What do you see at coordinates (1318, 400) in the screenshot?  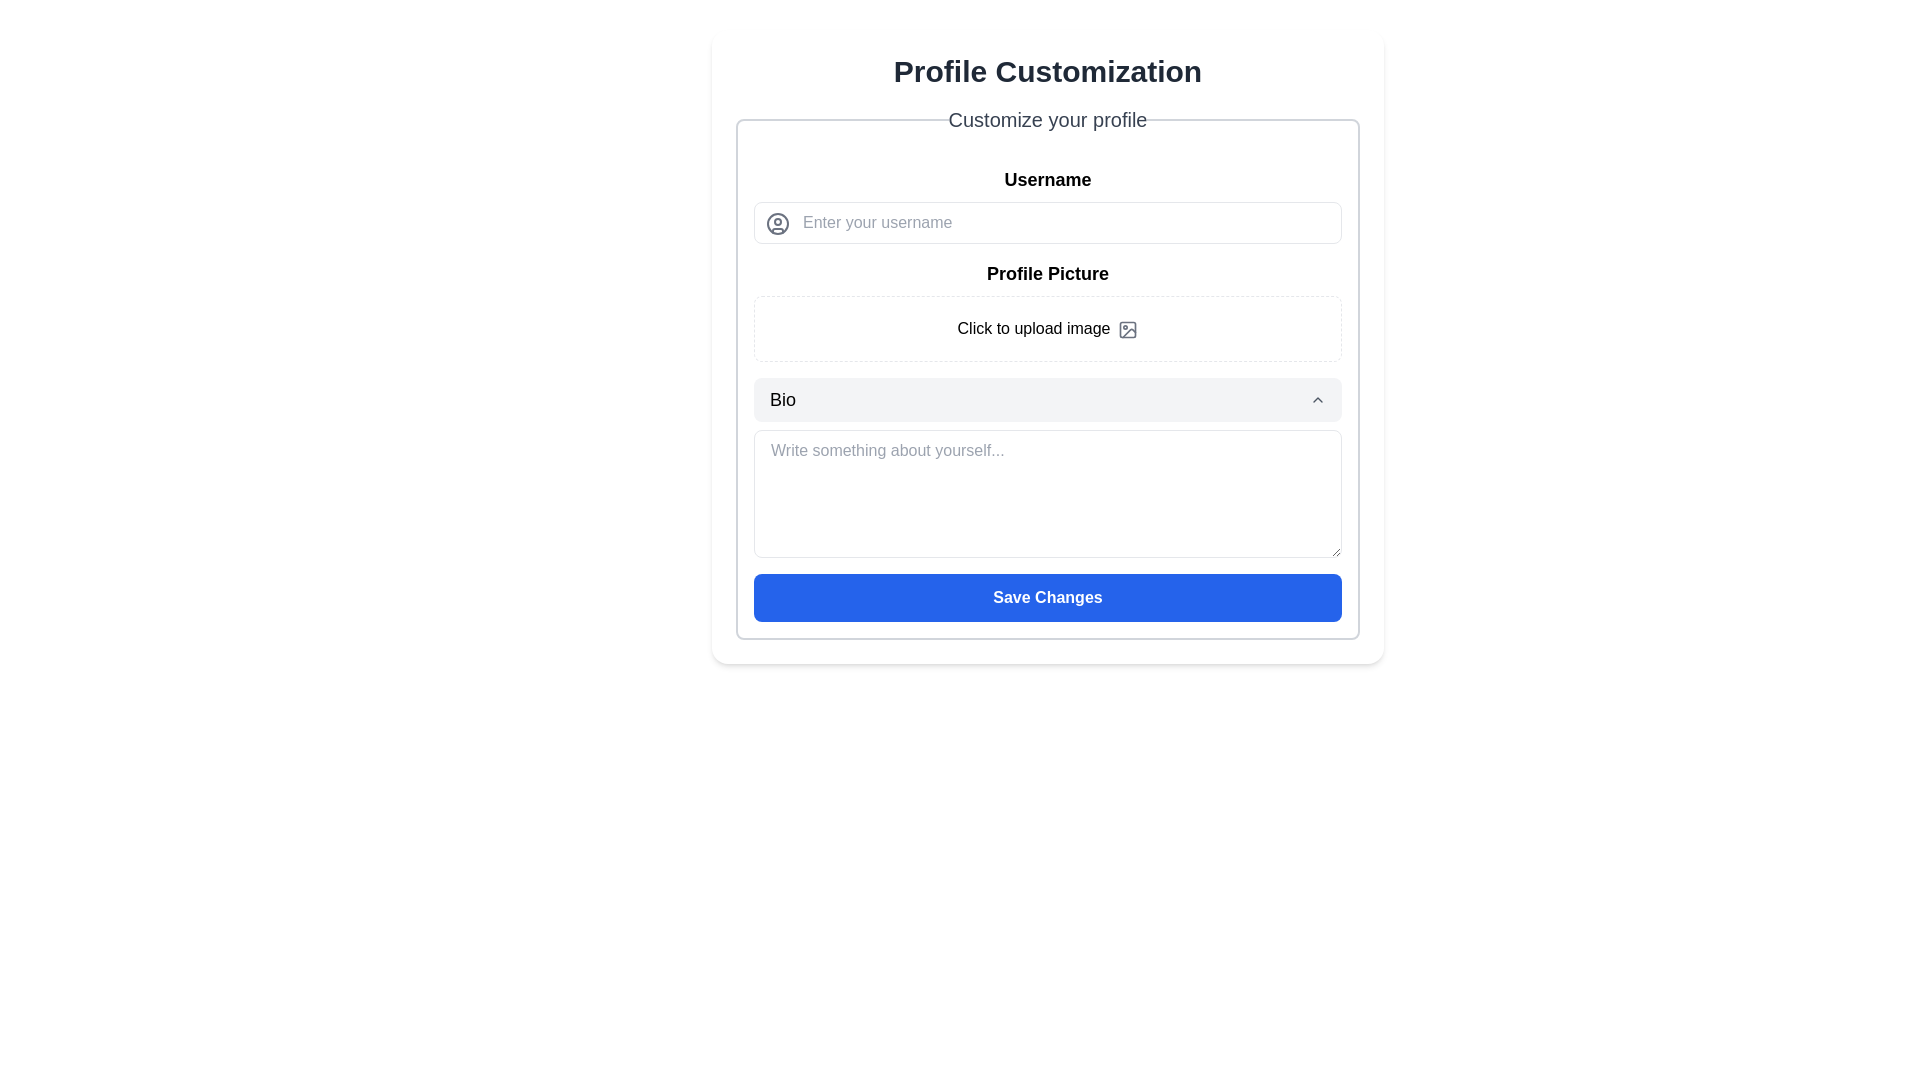 I see `the upward-pointing arrow icon adjacent to the 'Bio' label in the menu item` at bounding box center [1318, 400].